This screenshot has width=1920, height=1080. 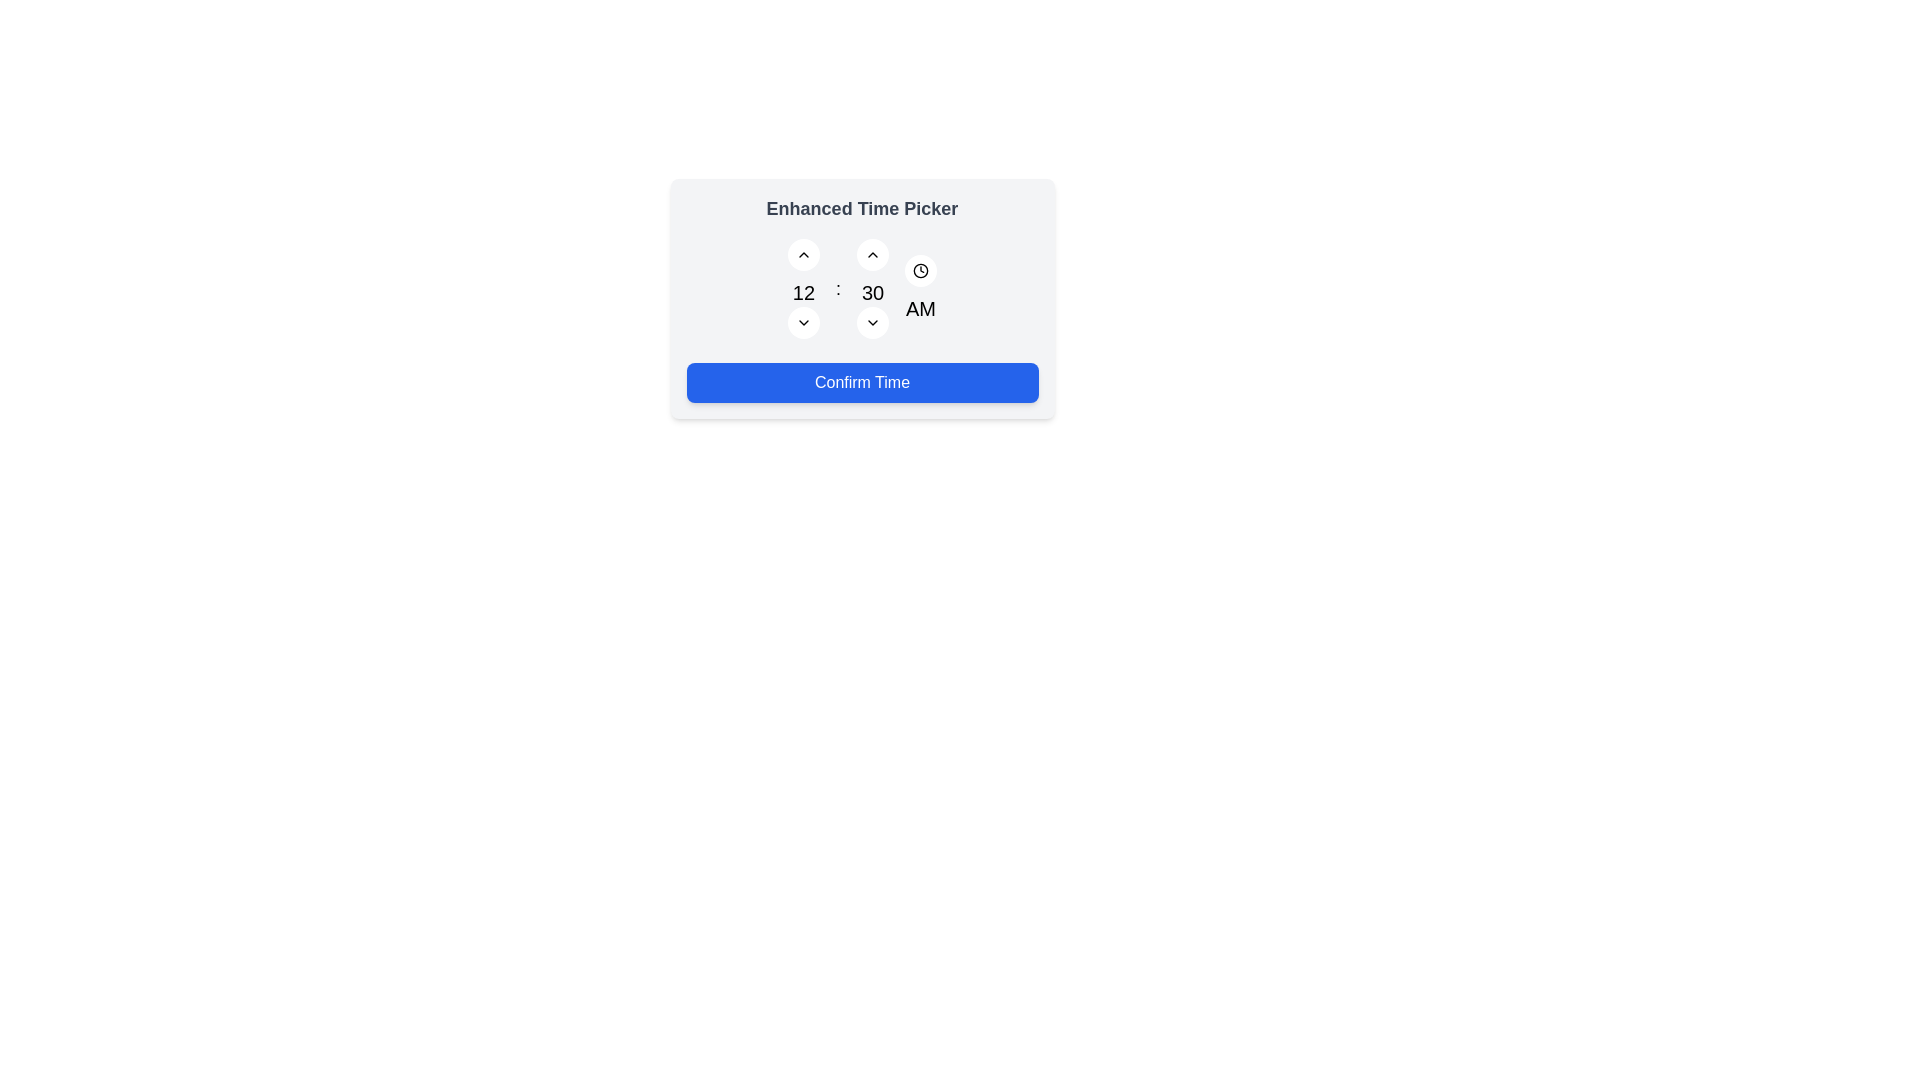 I want to click on the increment button of the minute selection control, which is located between the hour selector and the meridian selector in the time picker interface, so click(x=873, y=289).